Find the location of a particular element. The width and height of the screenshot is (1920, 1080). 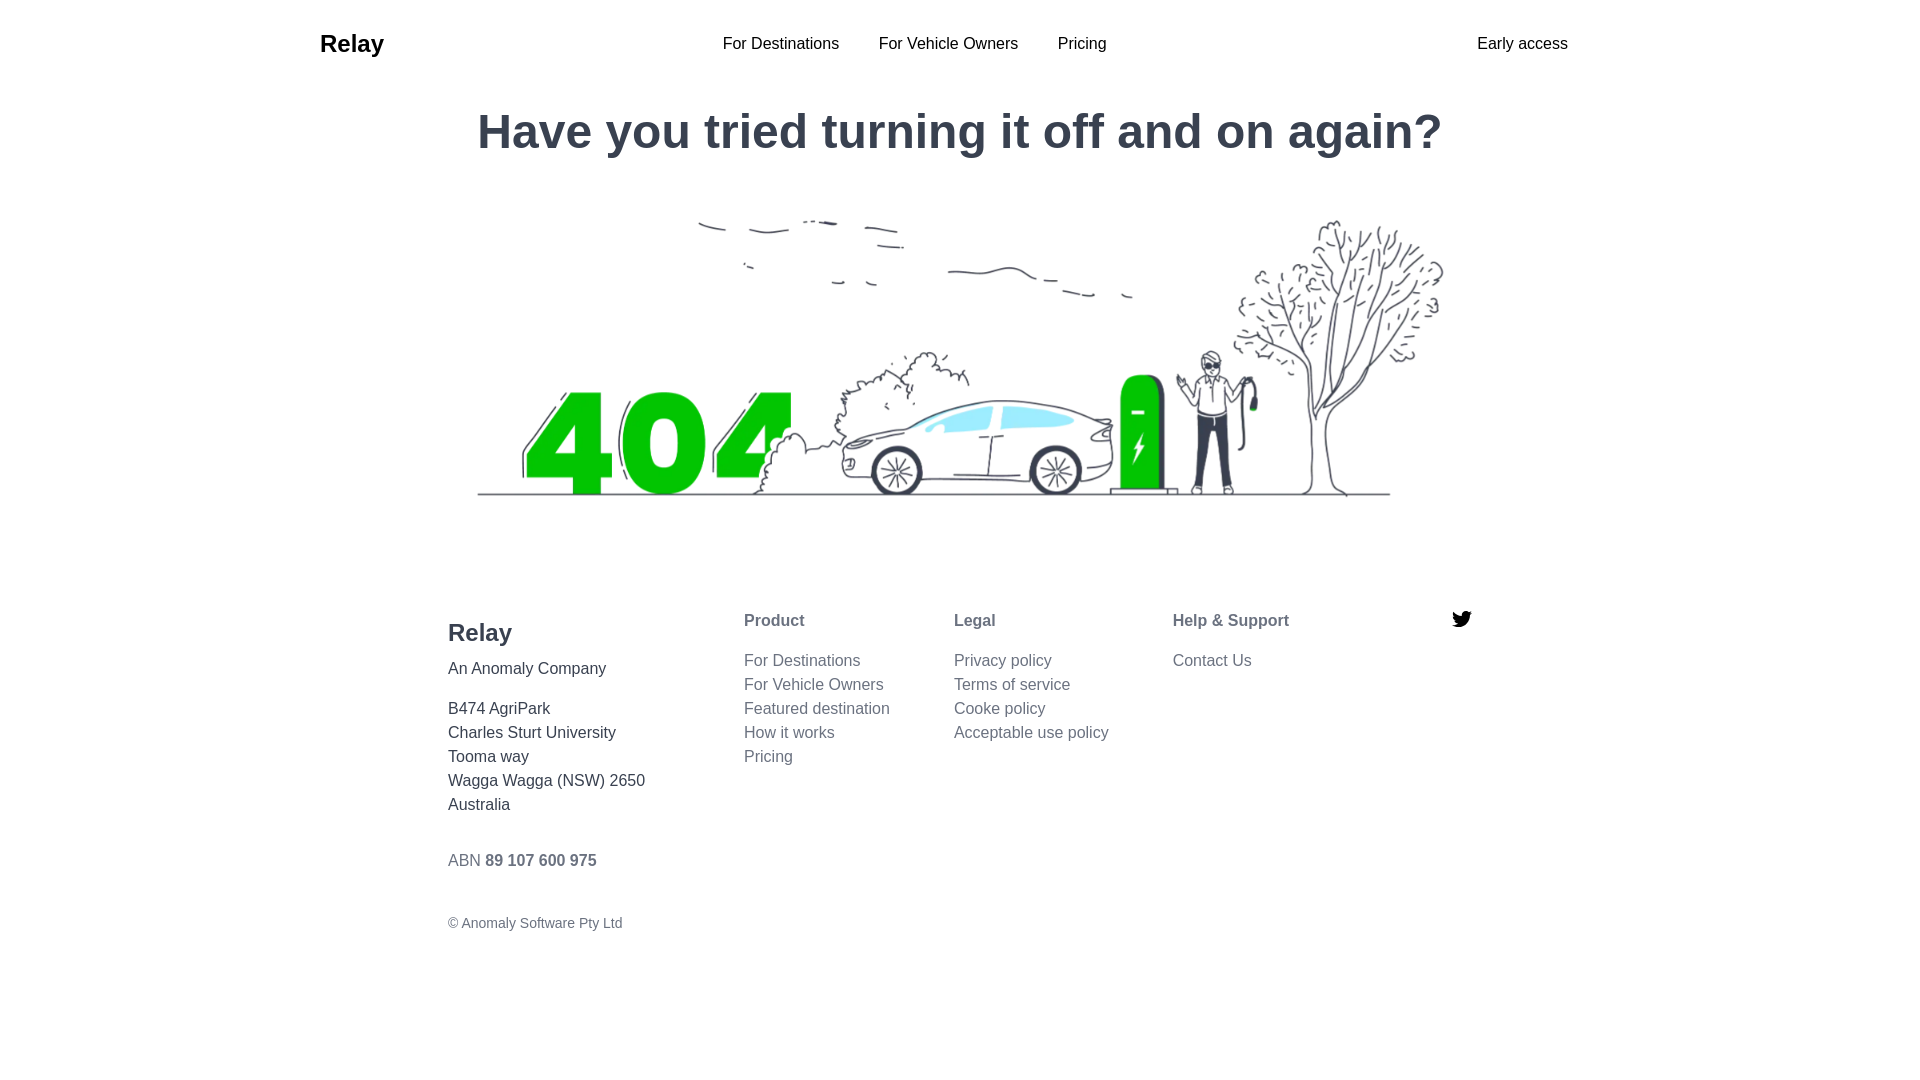

'For Vehicle Owners' is located at coordinates (878, 43).